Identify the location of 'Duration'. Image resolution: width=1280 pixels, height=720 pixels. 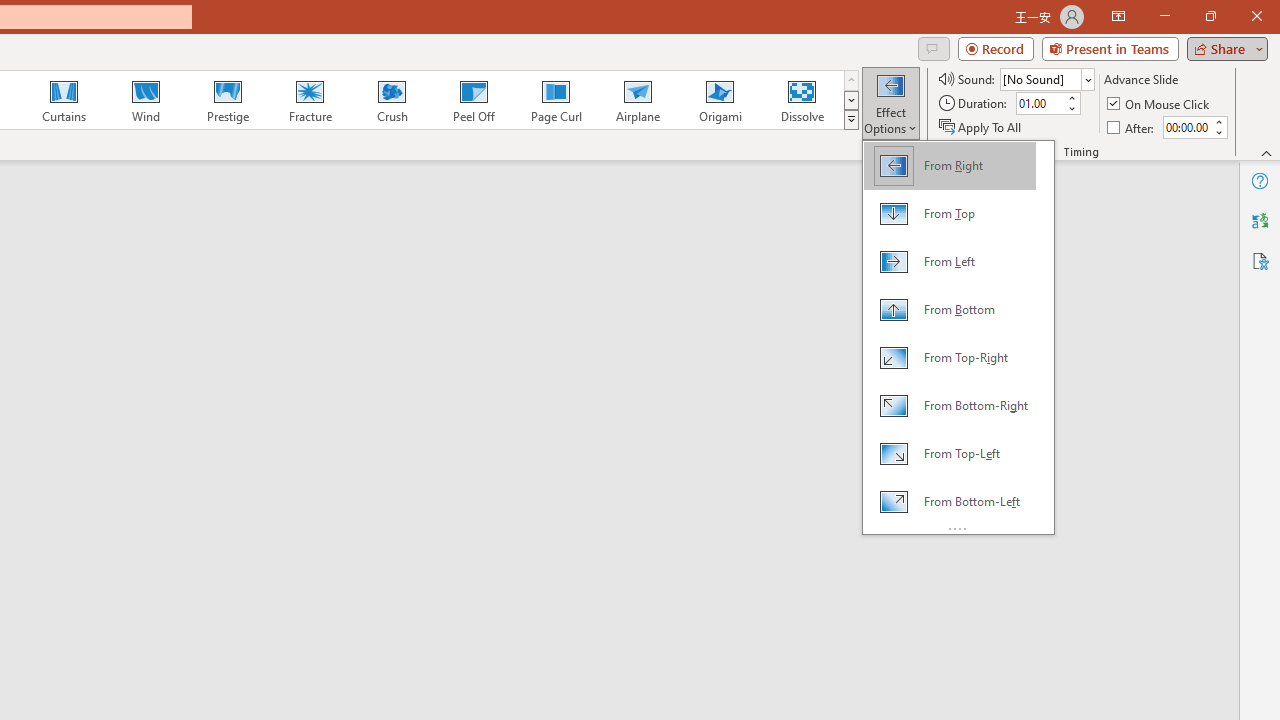
(1040, 103).